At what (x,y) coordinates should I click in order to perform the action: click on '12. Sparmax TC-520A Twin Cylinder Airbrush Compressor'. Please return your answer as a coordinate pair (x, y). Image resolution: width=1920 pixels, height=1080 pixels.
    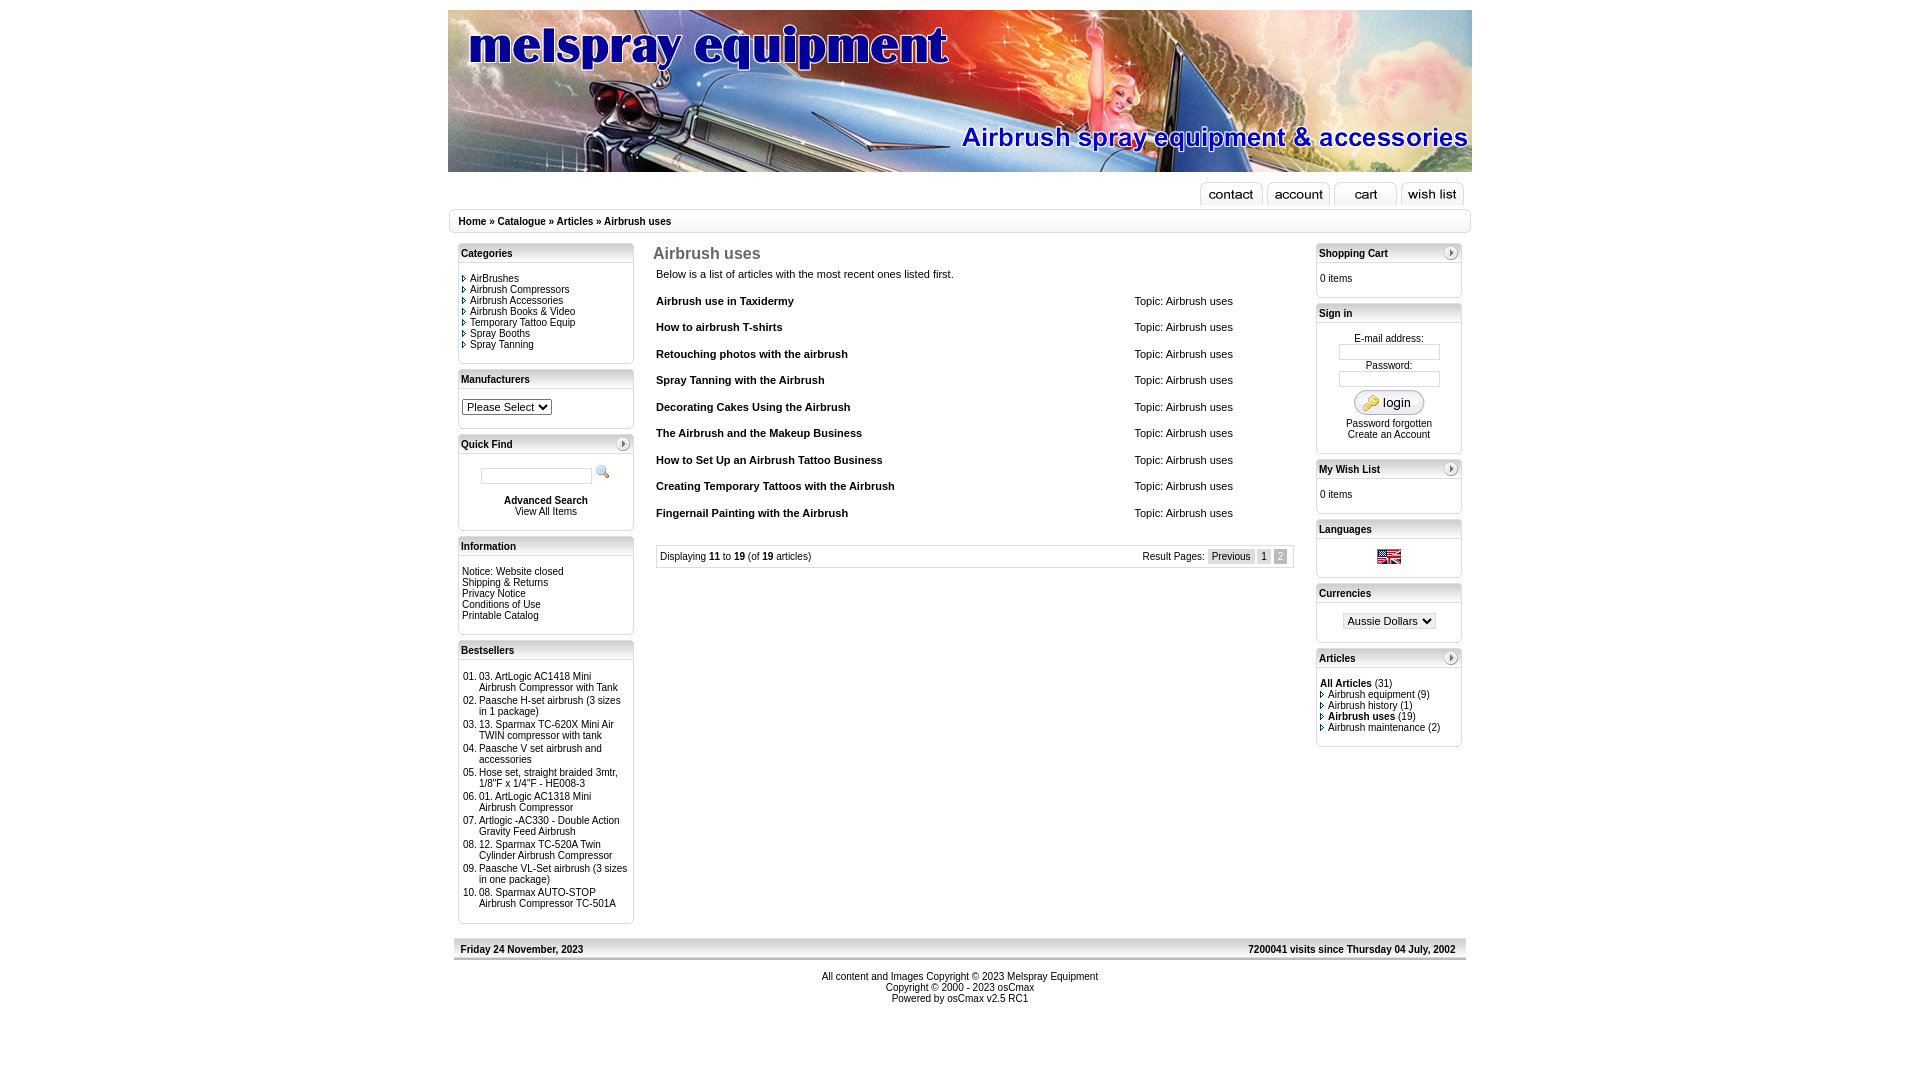
    Looking at the image, I should click on (545, 849).